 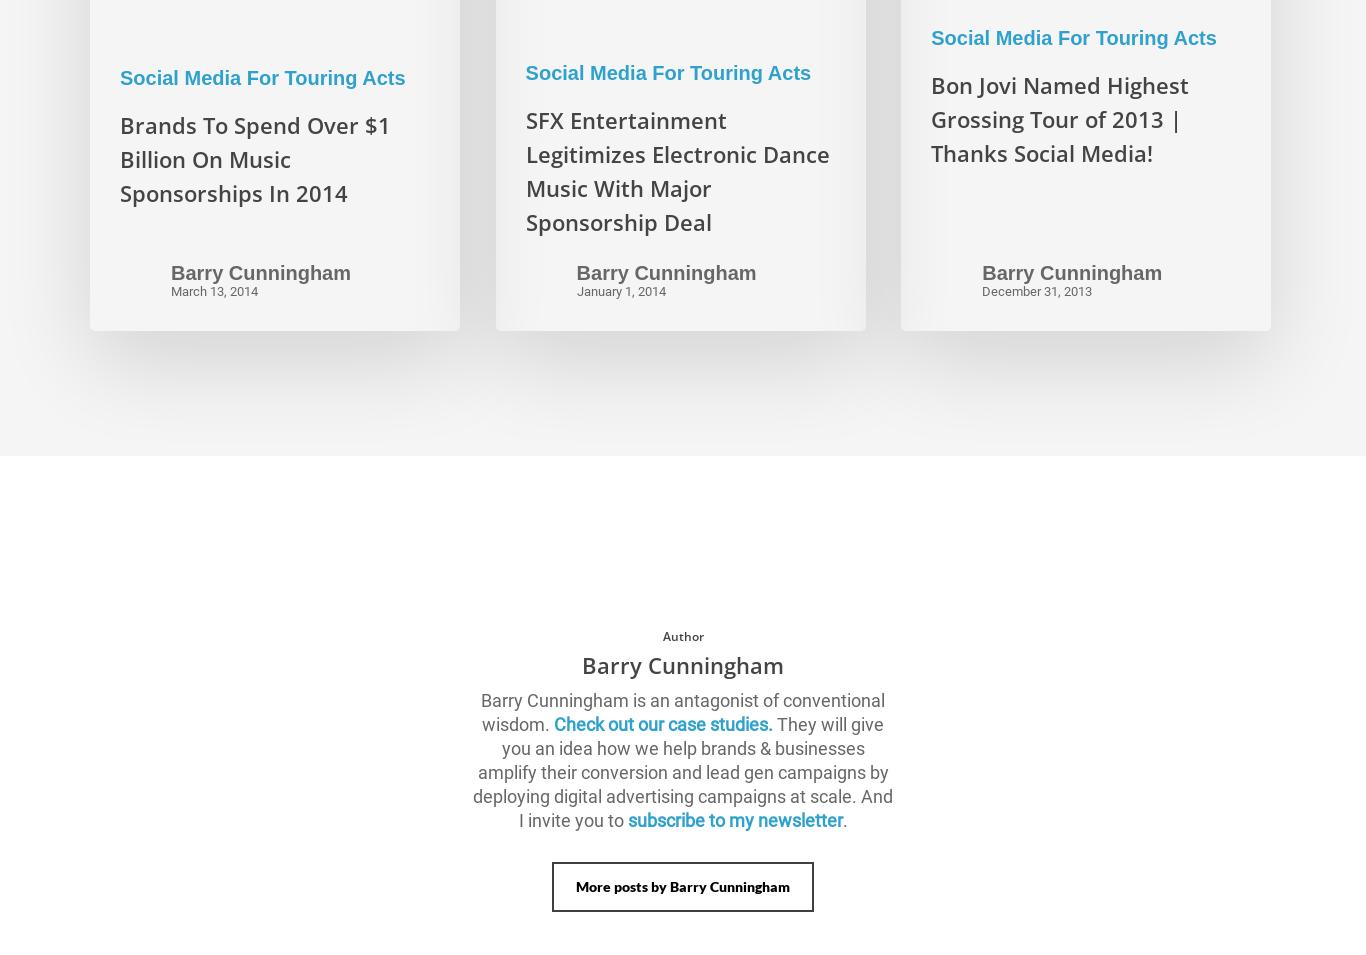 I want to click on 'SFX Entertainment Legitimizes Electronic Dance Music With Major Sponsorship Deal', so click(x=675, y=169).